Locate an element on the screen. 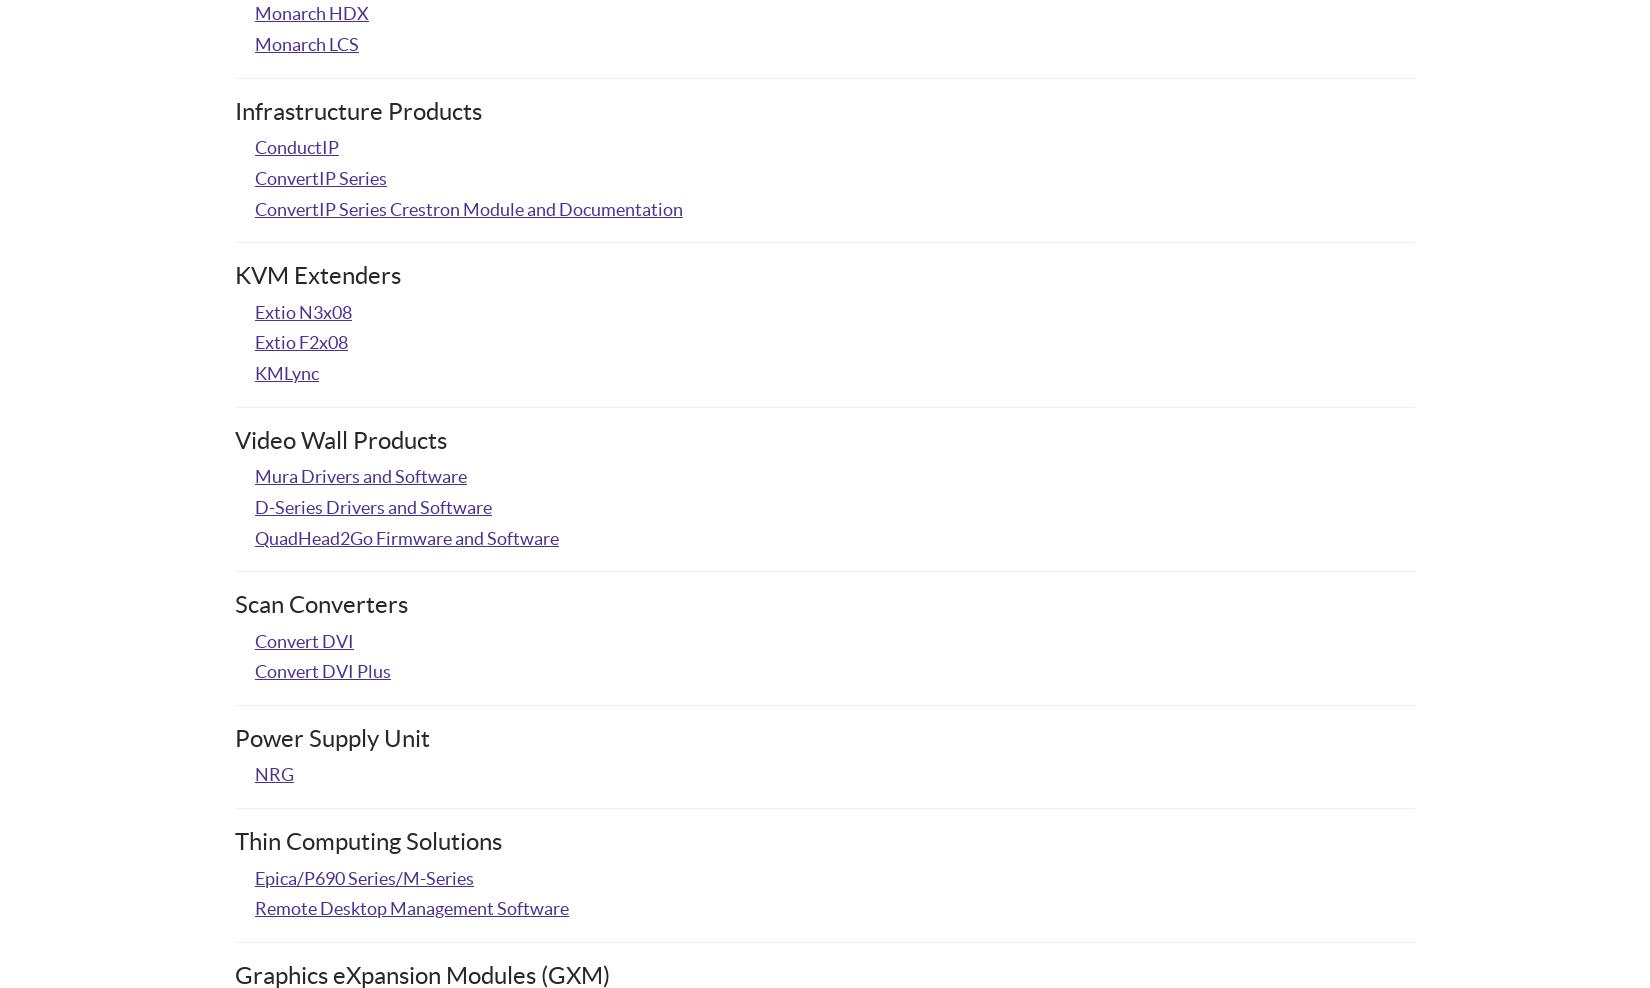 The width and height of the screenshot is (1650, 988). 'Scan Converters' is located at coordinates (321, 604).